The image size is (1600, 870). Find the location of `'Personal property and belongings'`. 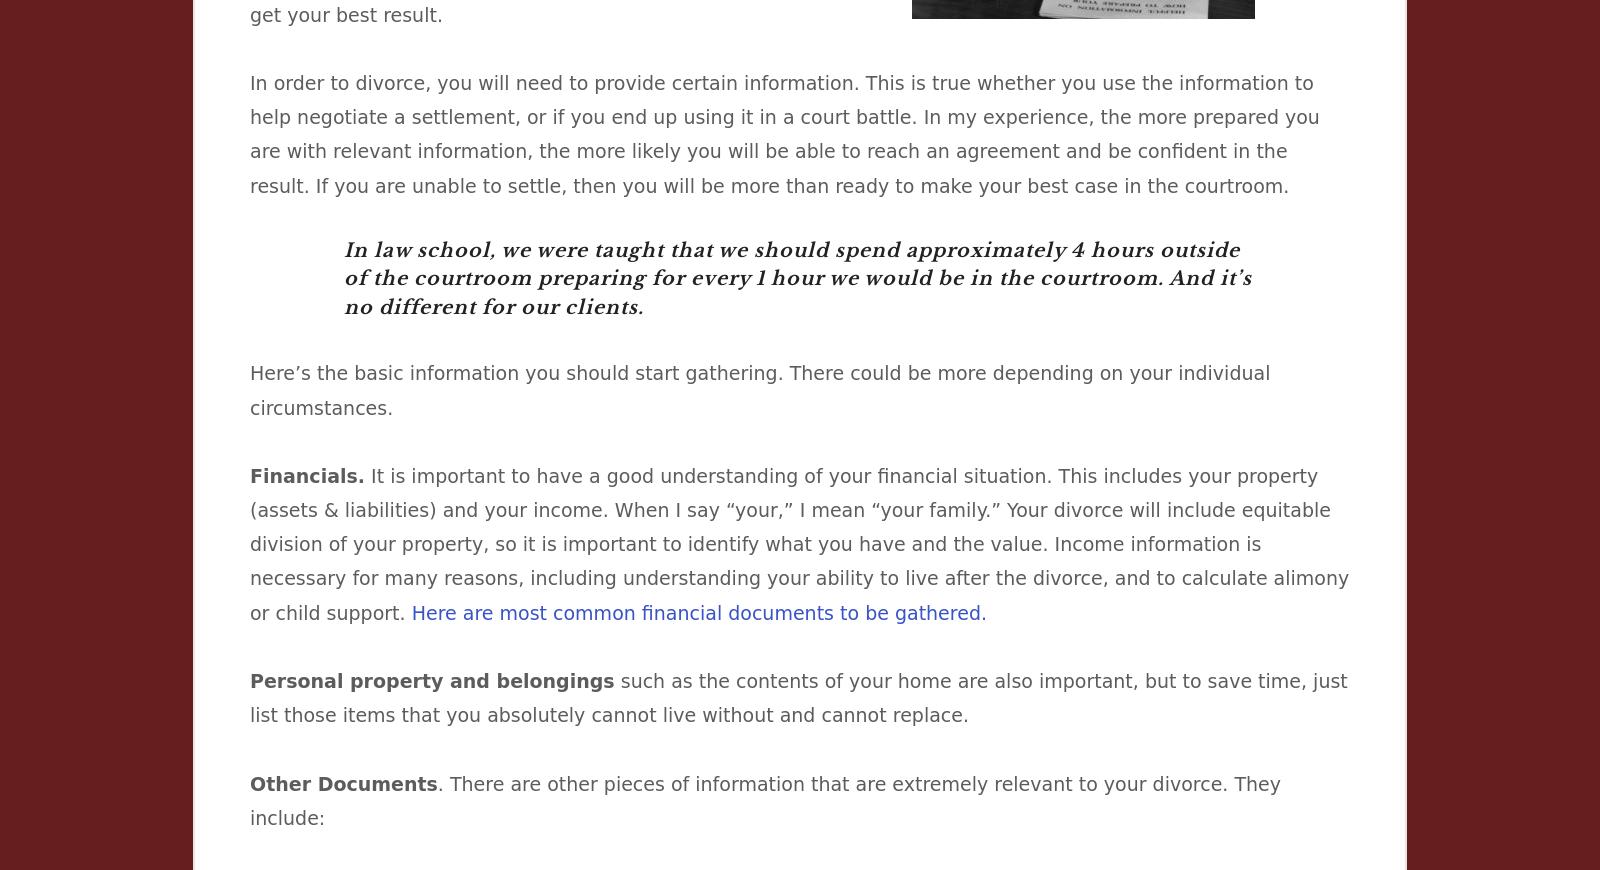

'Personal property and belongings' is located at coordinates (431, 681).